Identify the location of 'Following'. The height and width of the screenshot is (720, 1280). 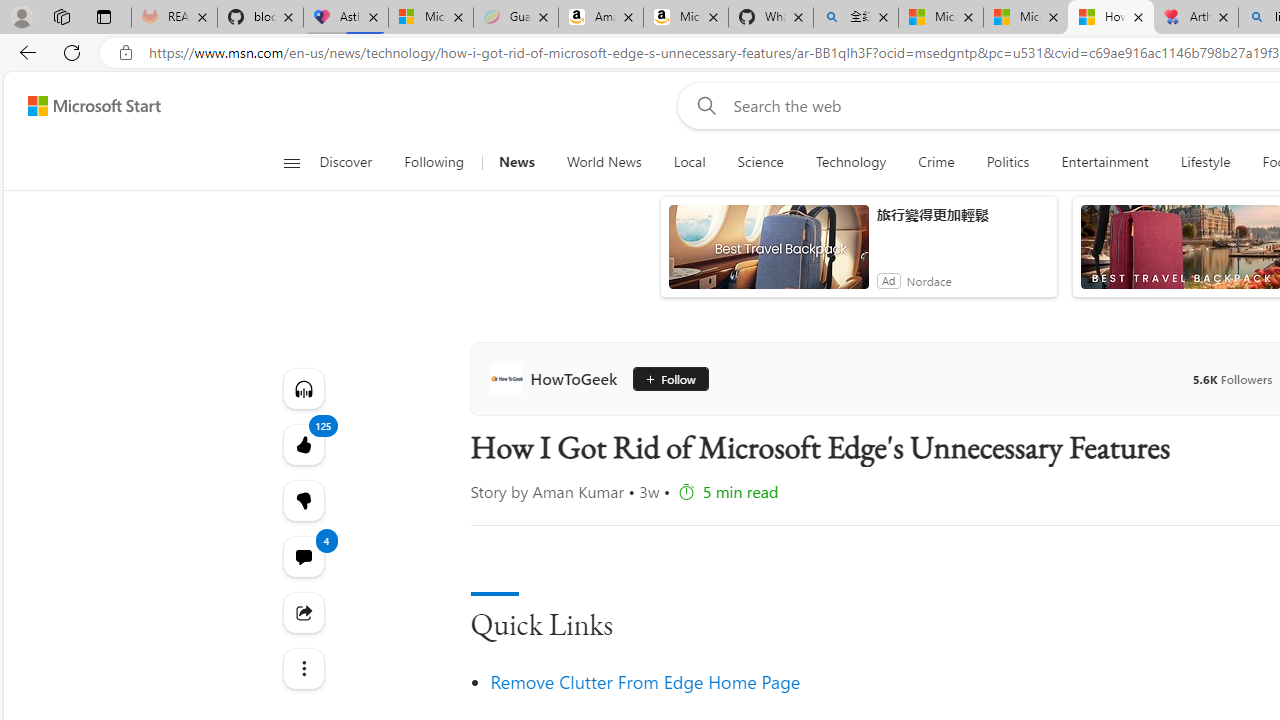
(434, 162).